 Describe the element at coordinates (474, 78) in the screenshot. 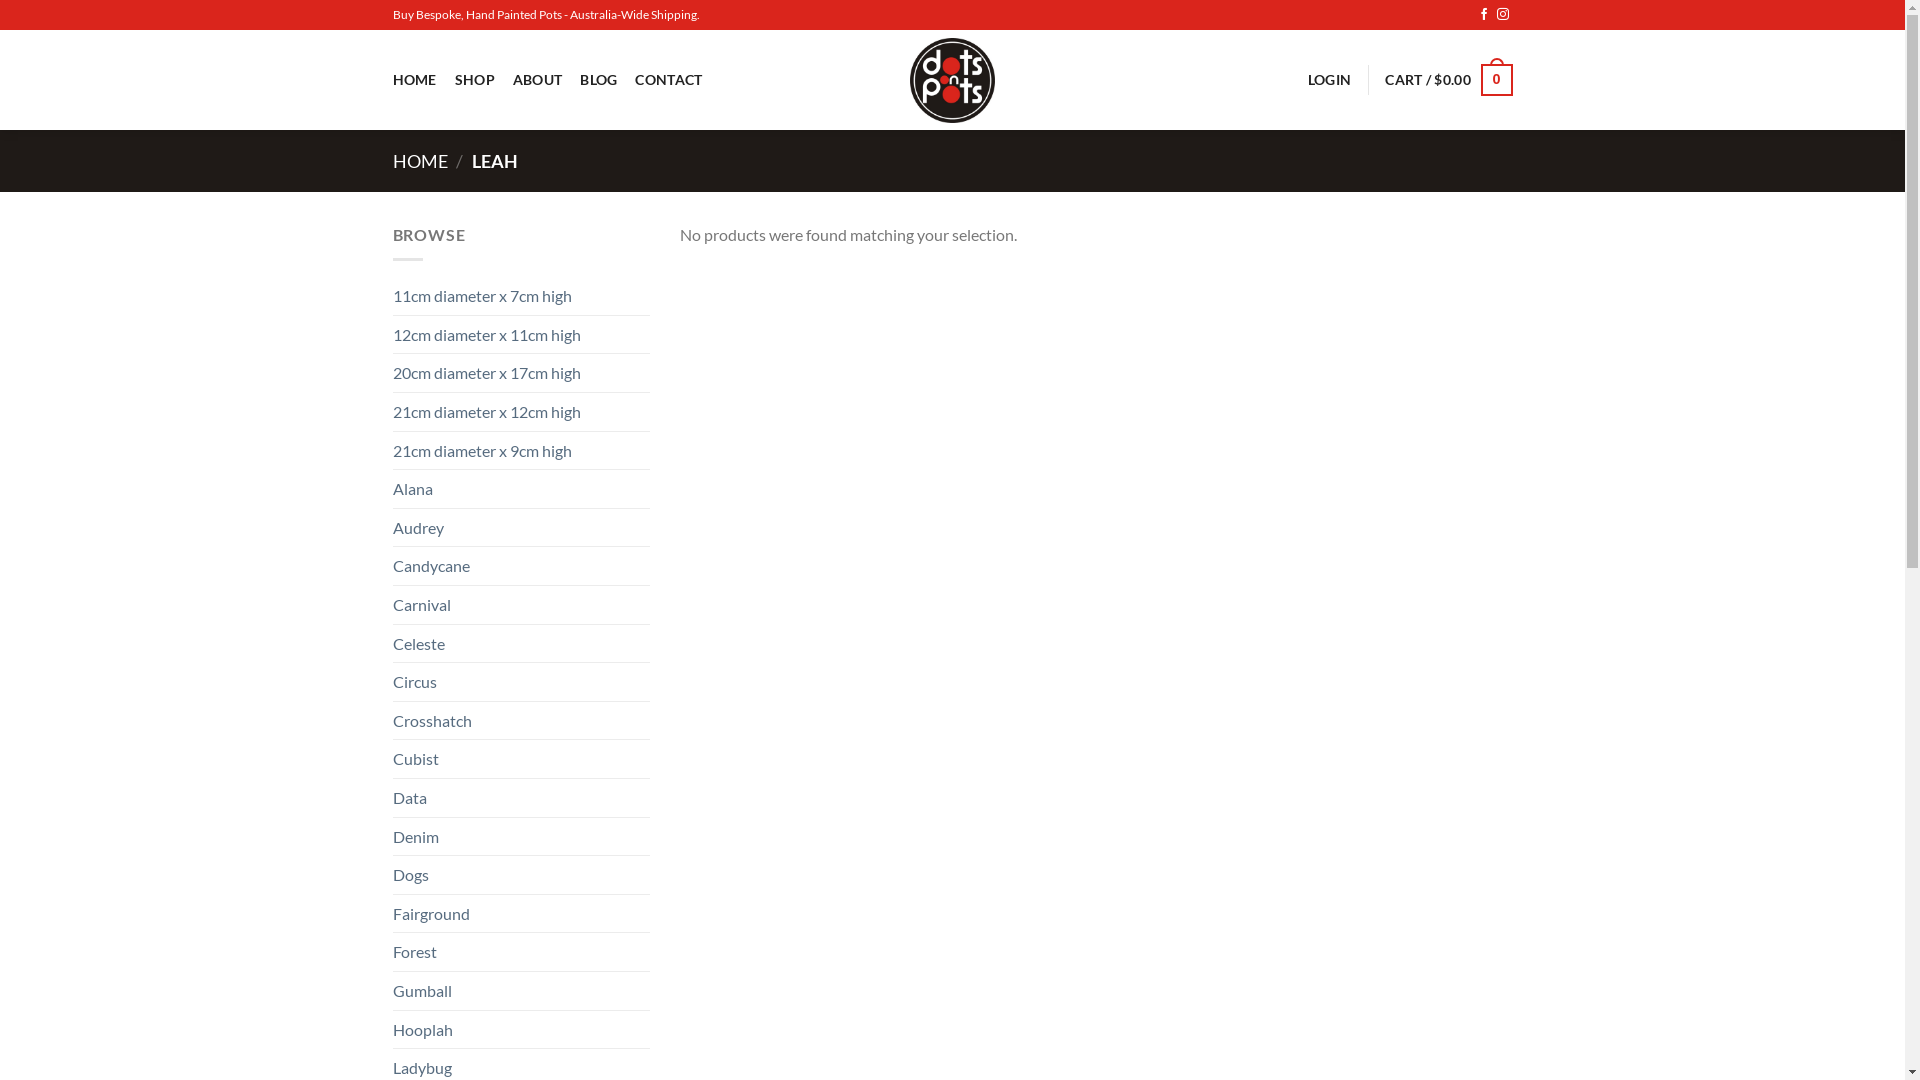

I see `'SHOP'` at that location.